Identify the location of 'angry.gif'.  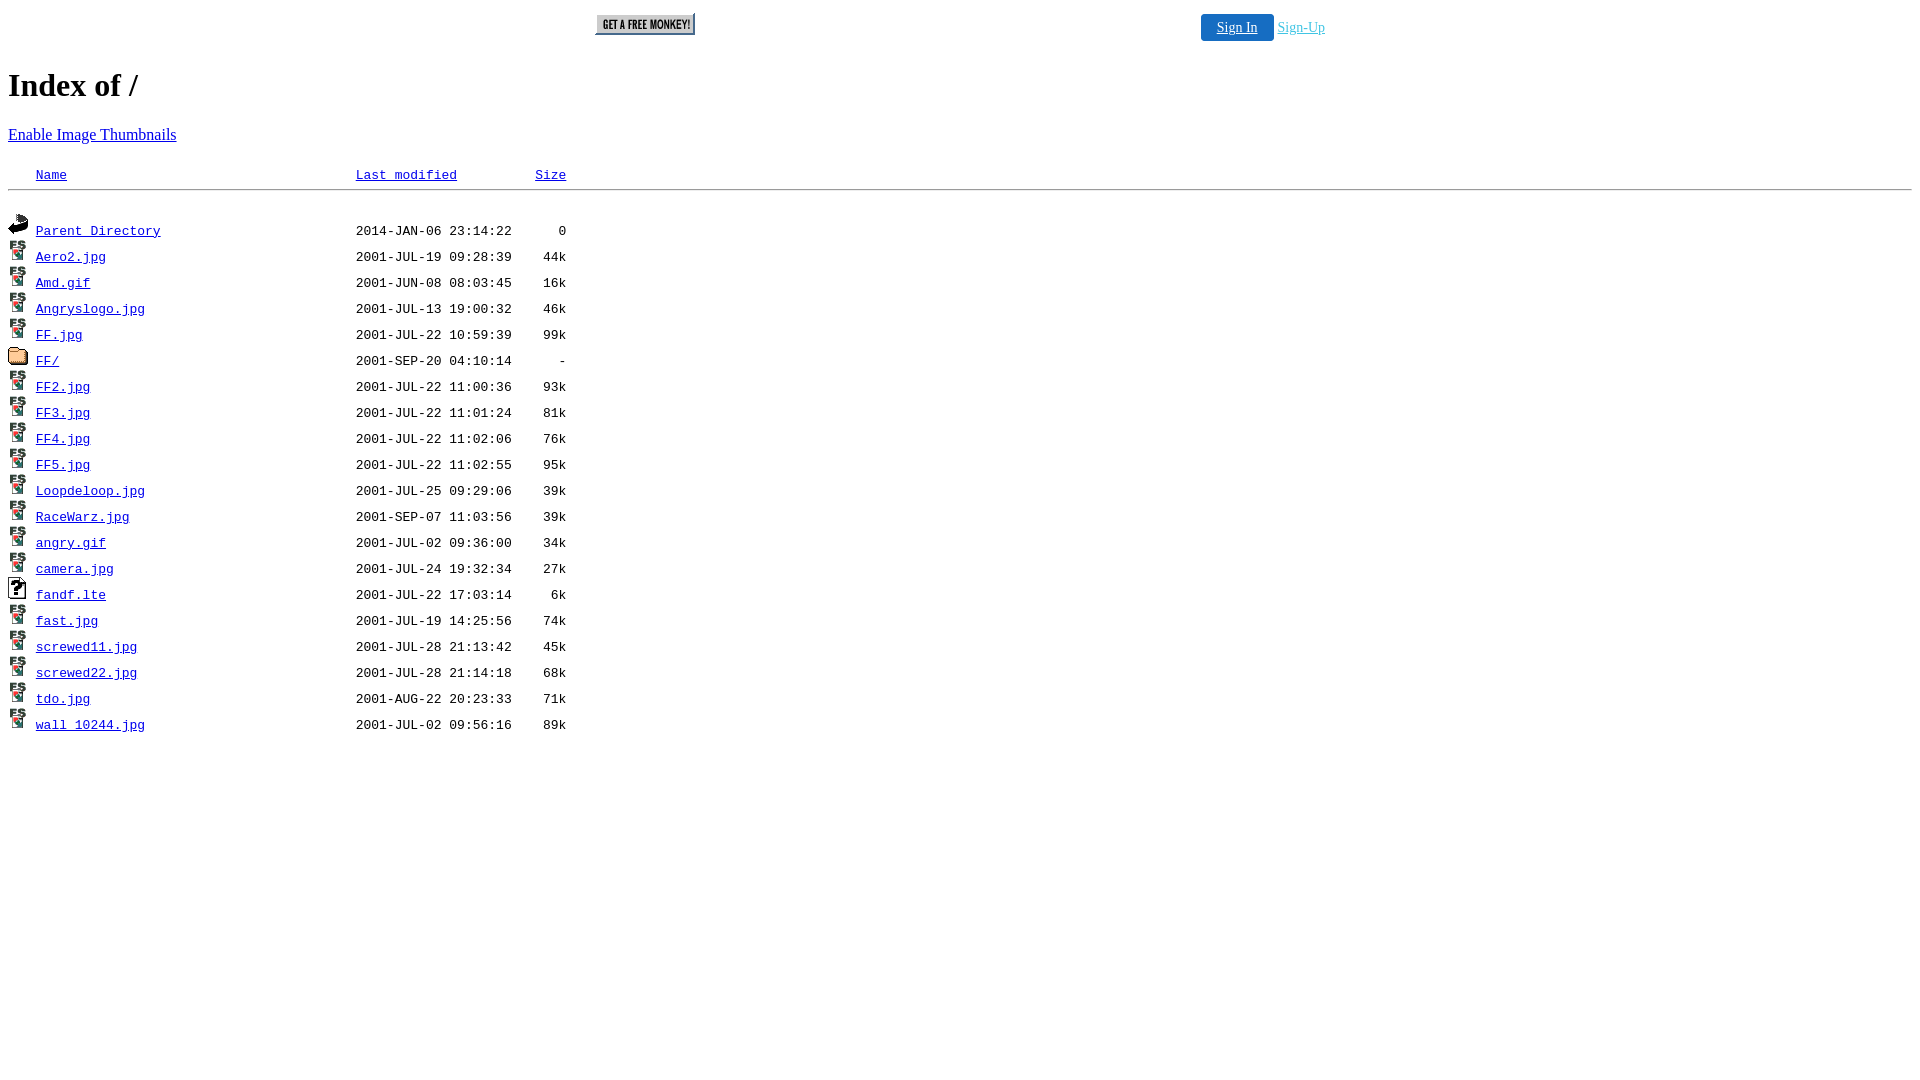
(71, 543).